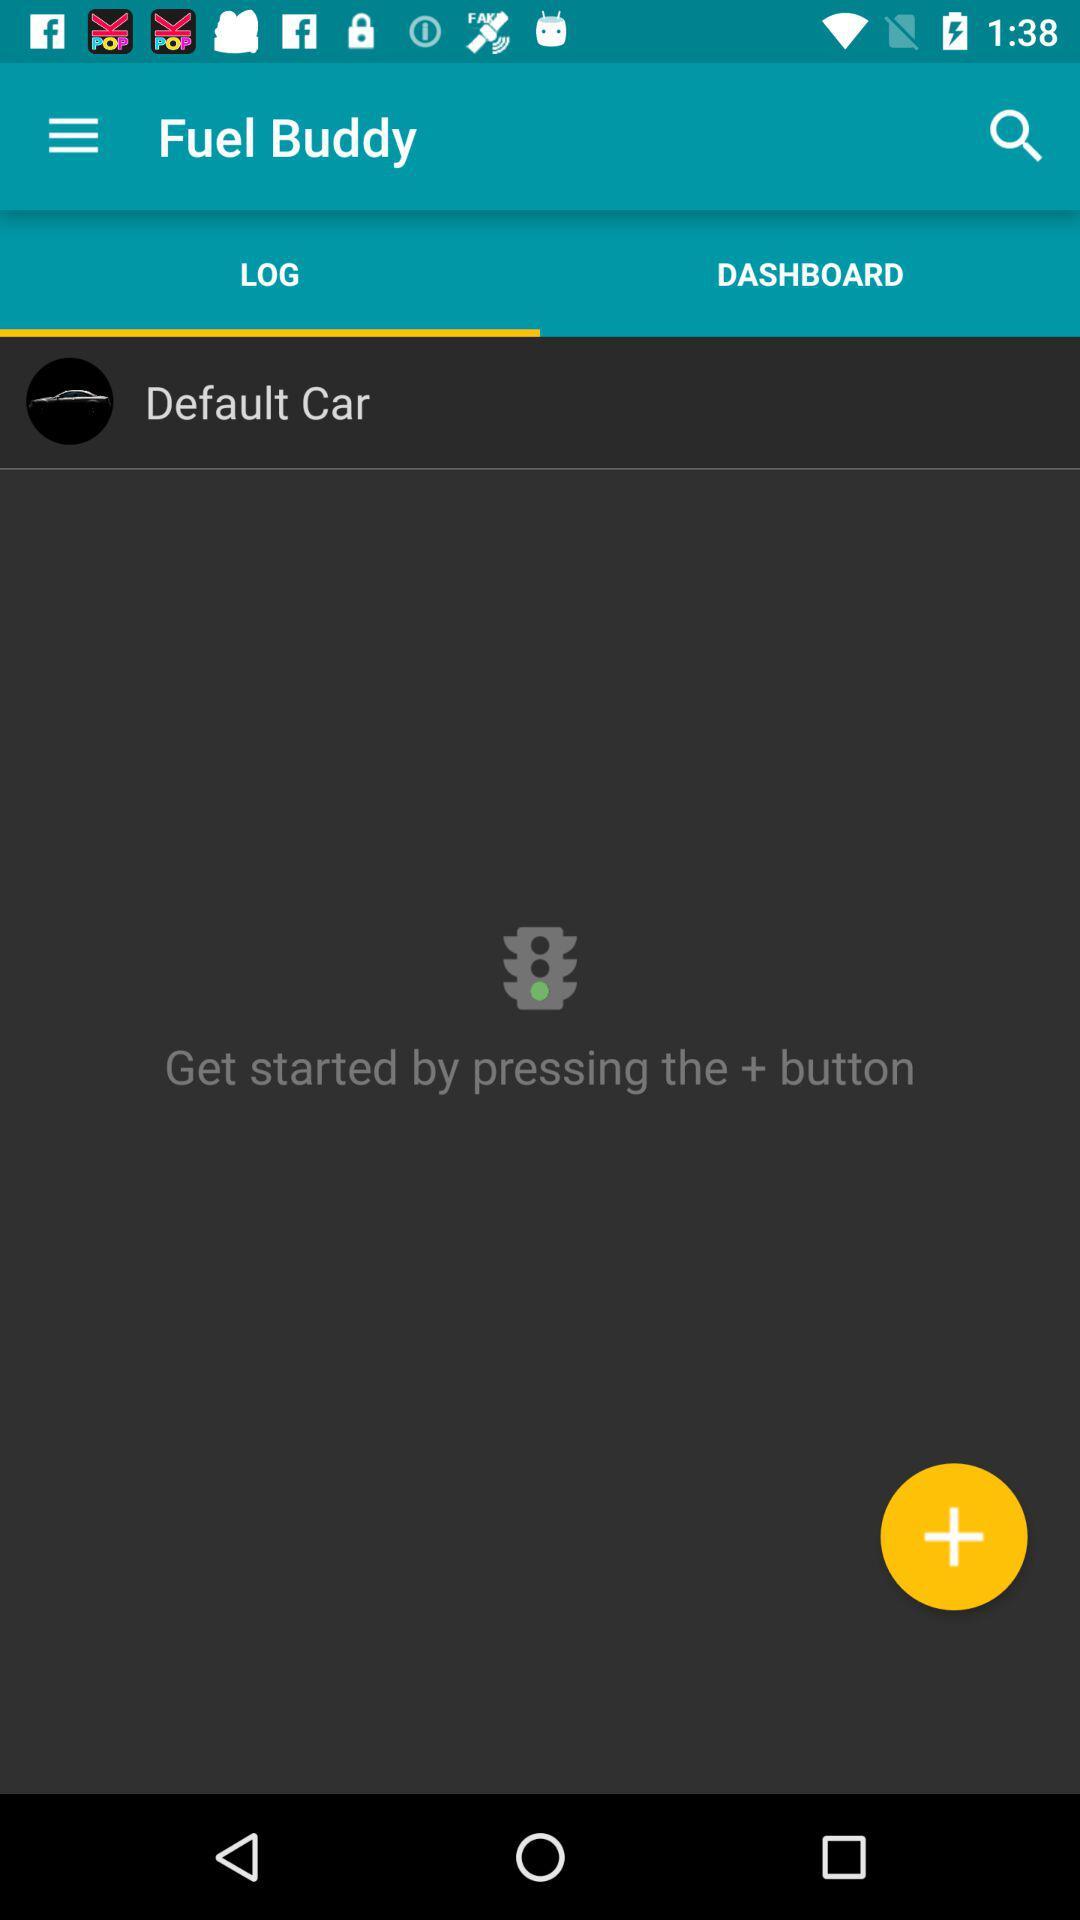  I want to click on the app to the left of dashboard item, so click(270, 272).